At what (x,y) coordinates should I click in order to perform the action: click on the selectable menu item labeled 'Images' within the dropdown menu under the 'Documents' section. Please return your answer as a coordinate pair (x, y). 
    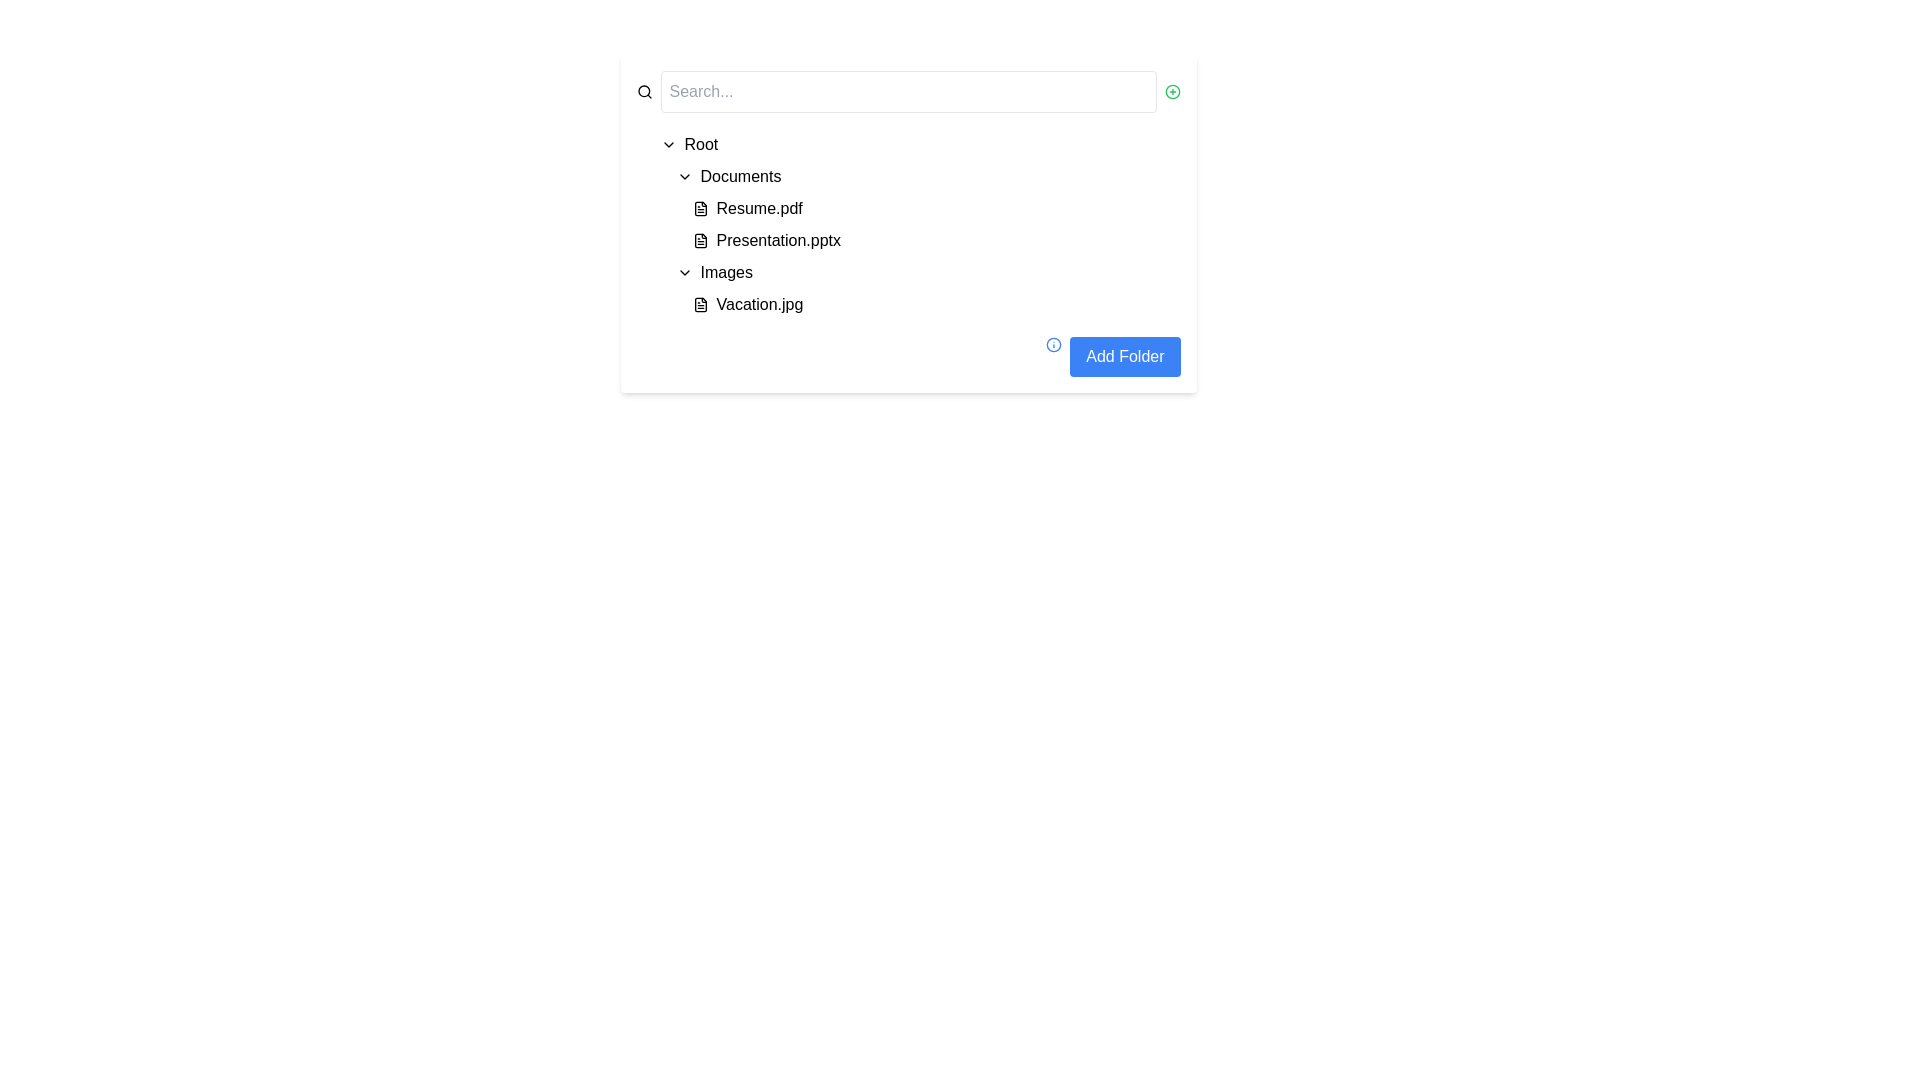
    Looking at the image, I should click on (725, 273).